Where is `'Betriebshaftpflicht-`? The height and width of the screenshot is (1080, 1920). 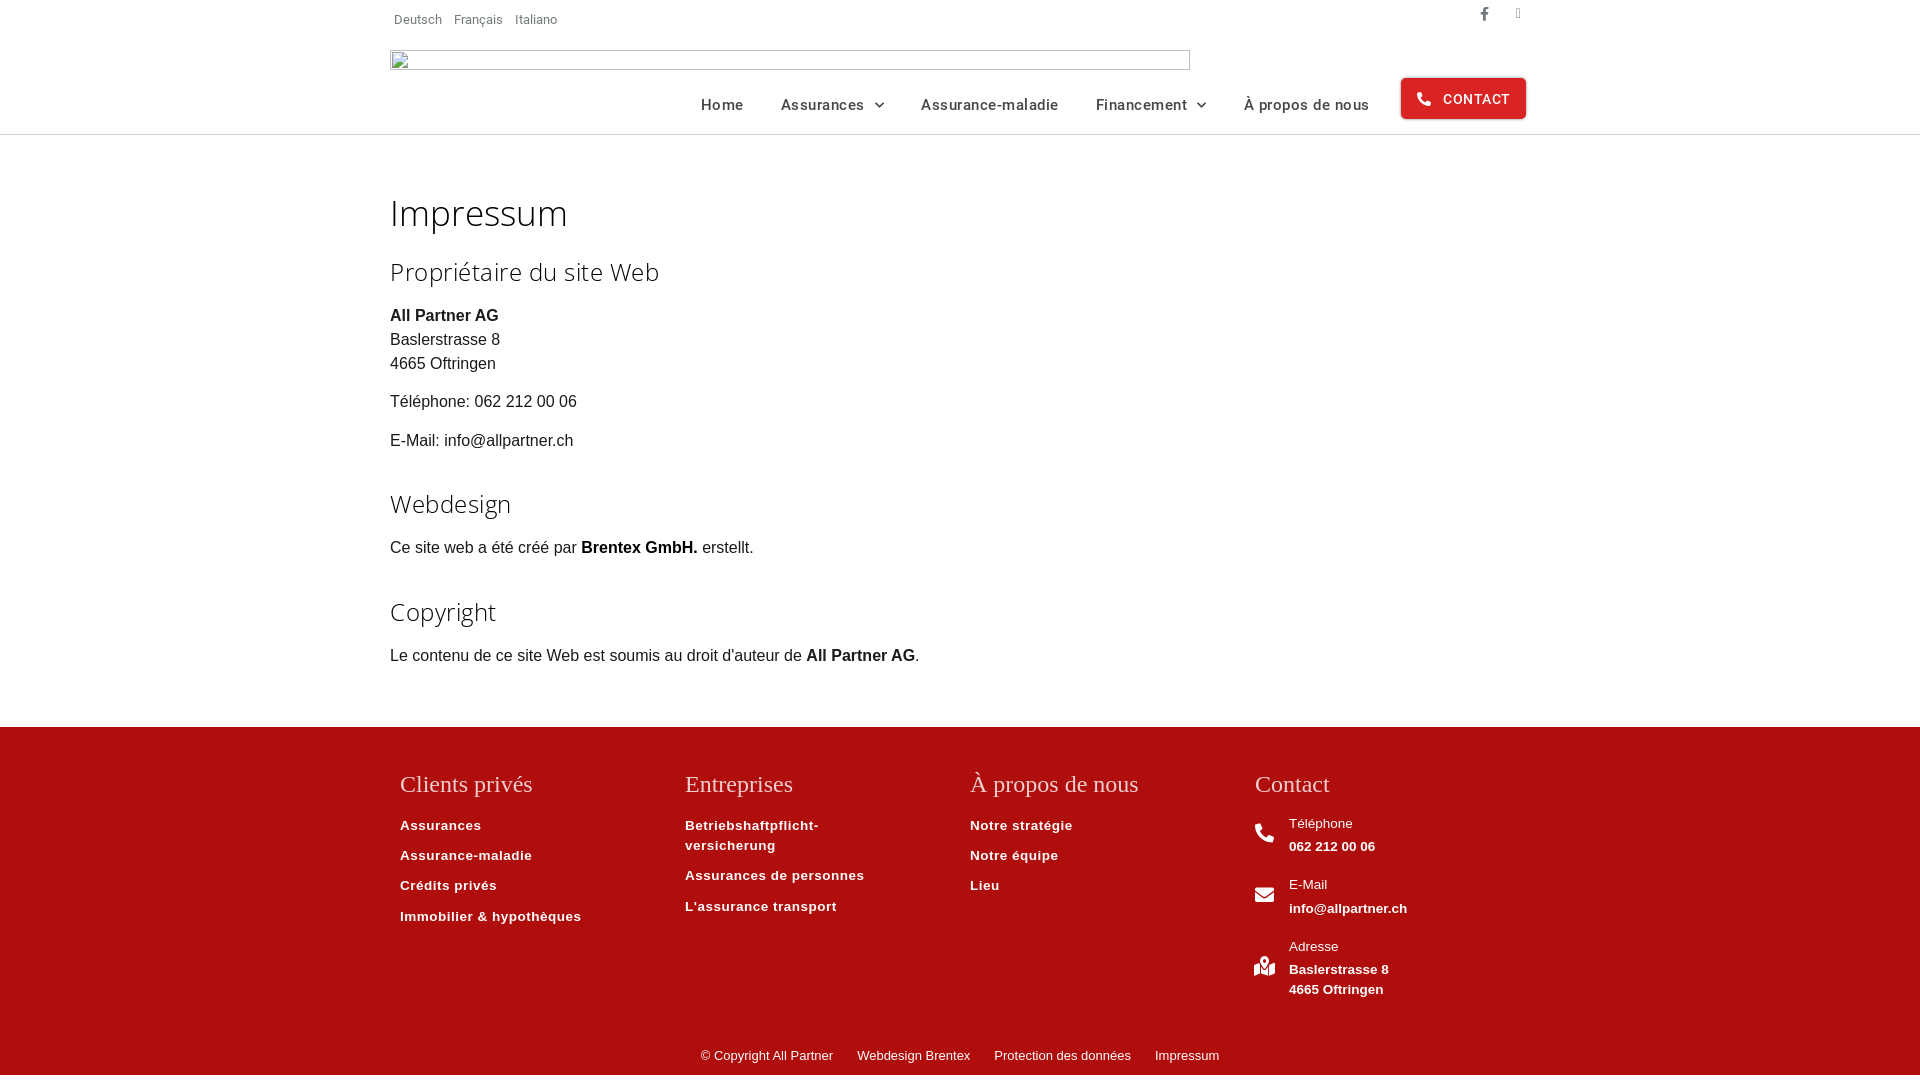 'Betriebshaftpflicht- is located at coordinates (817, 836).